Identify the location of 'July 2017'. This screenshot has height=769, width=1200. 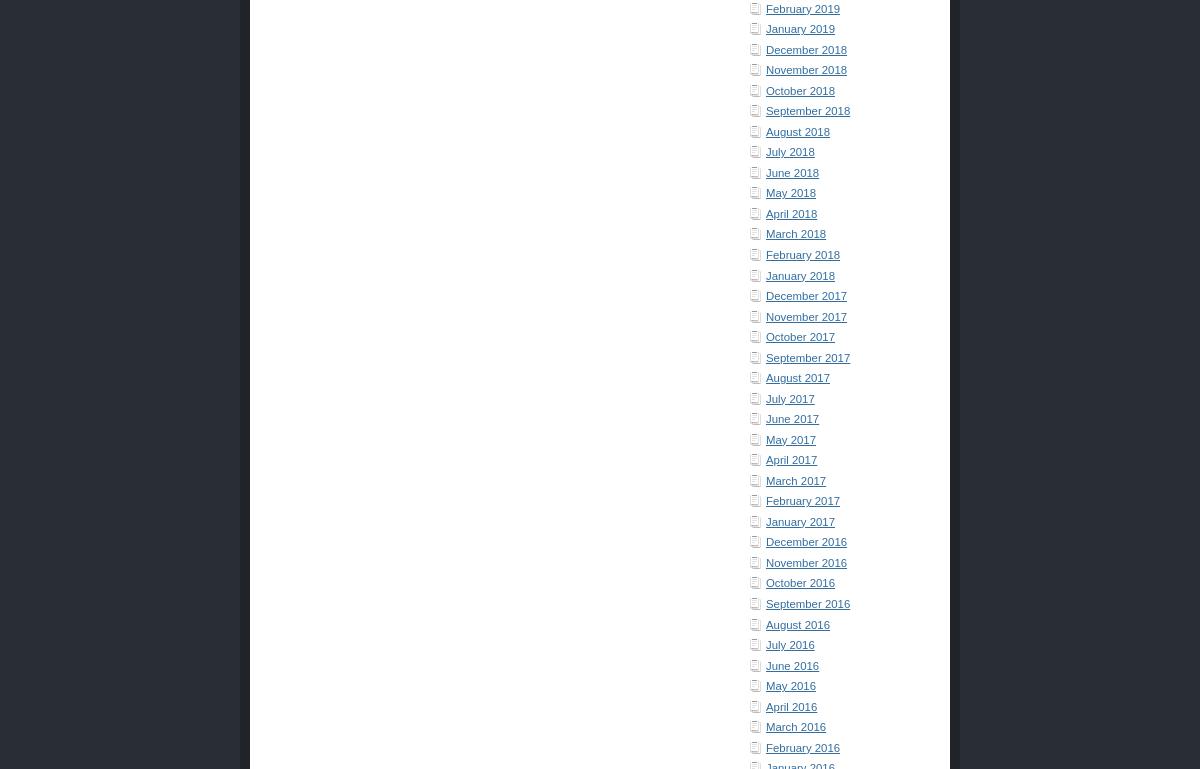
(764, 398).